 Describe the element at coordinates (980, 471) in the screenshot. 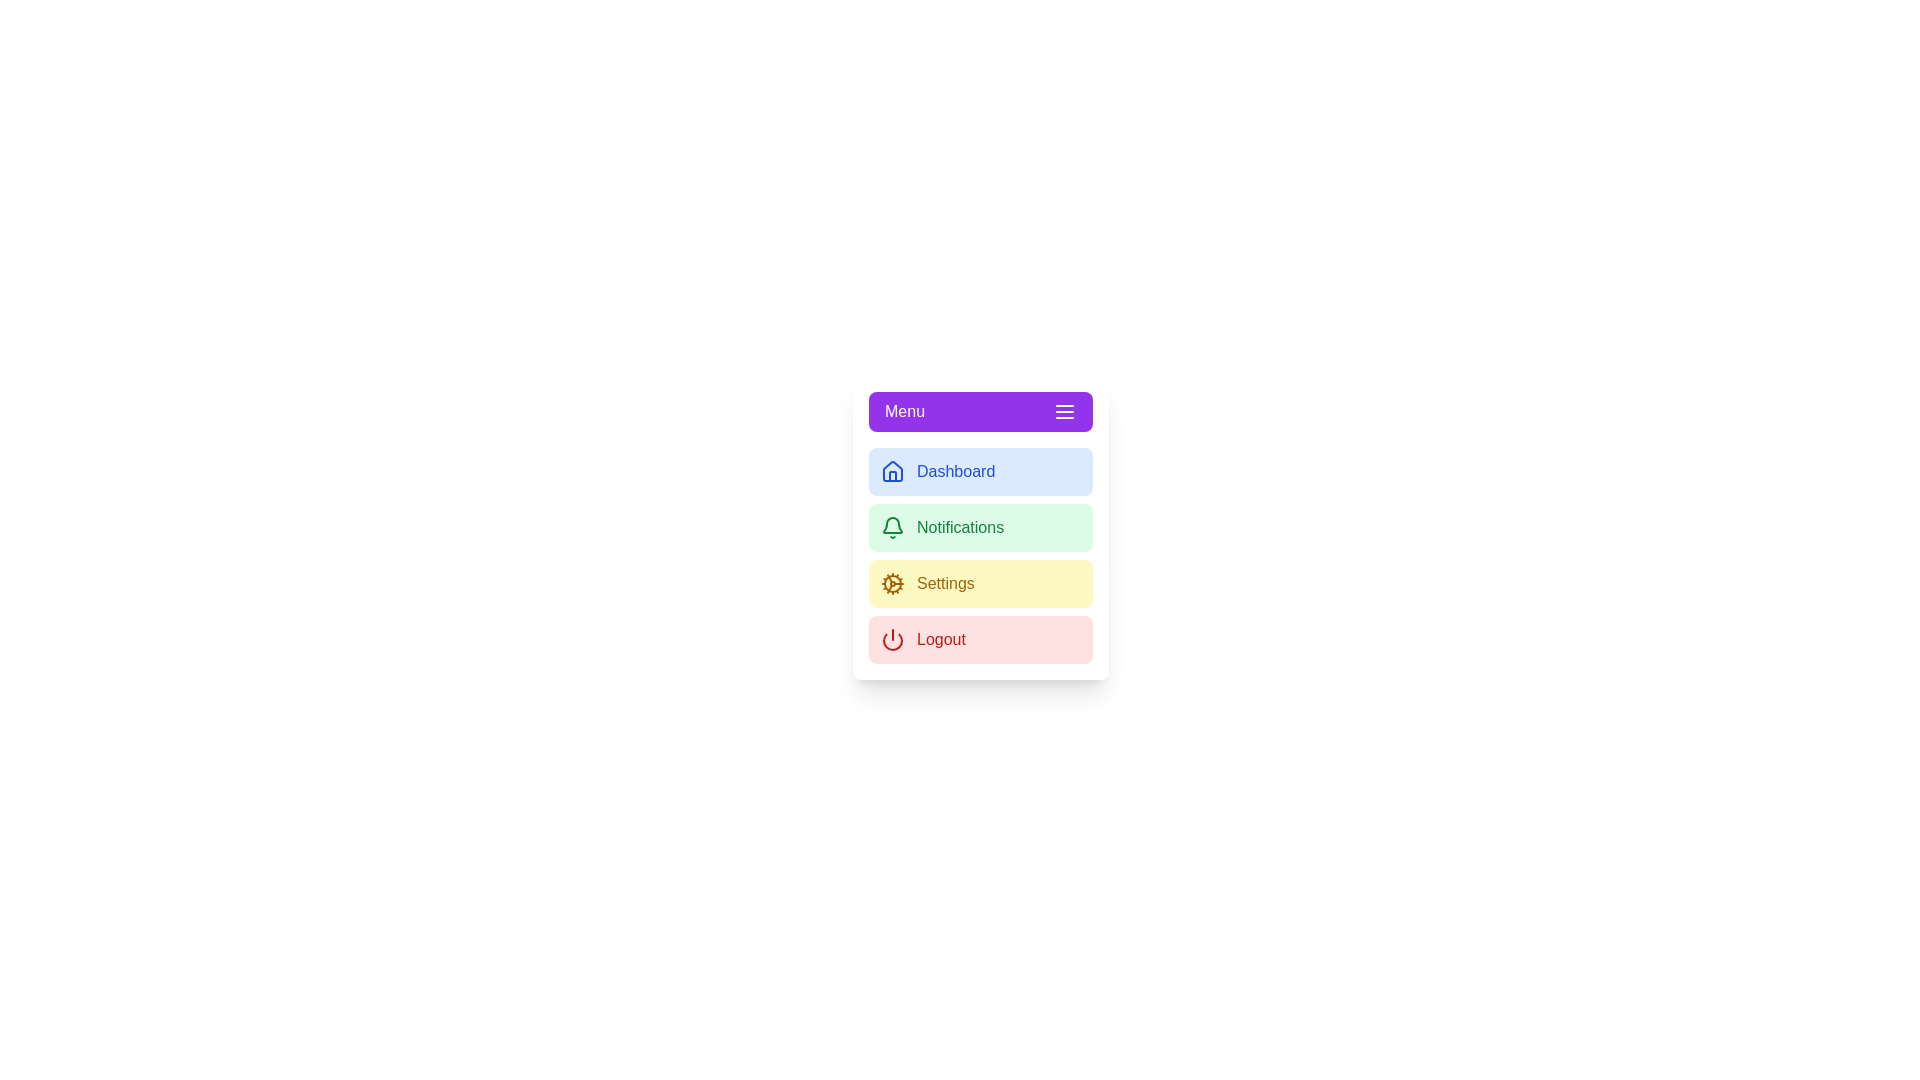

I see `the menu item Dashboard to observe its hover effect` at that location.